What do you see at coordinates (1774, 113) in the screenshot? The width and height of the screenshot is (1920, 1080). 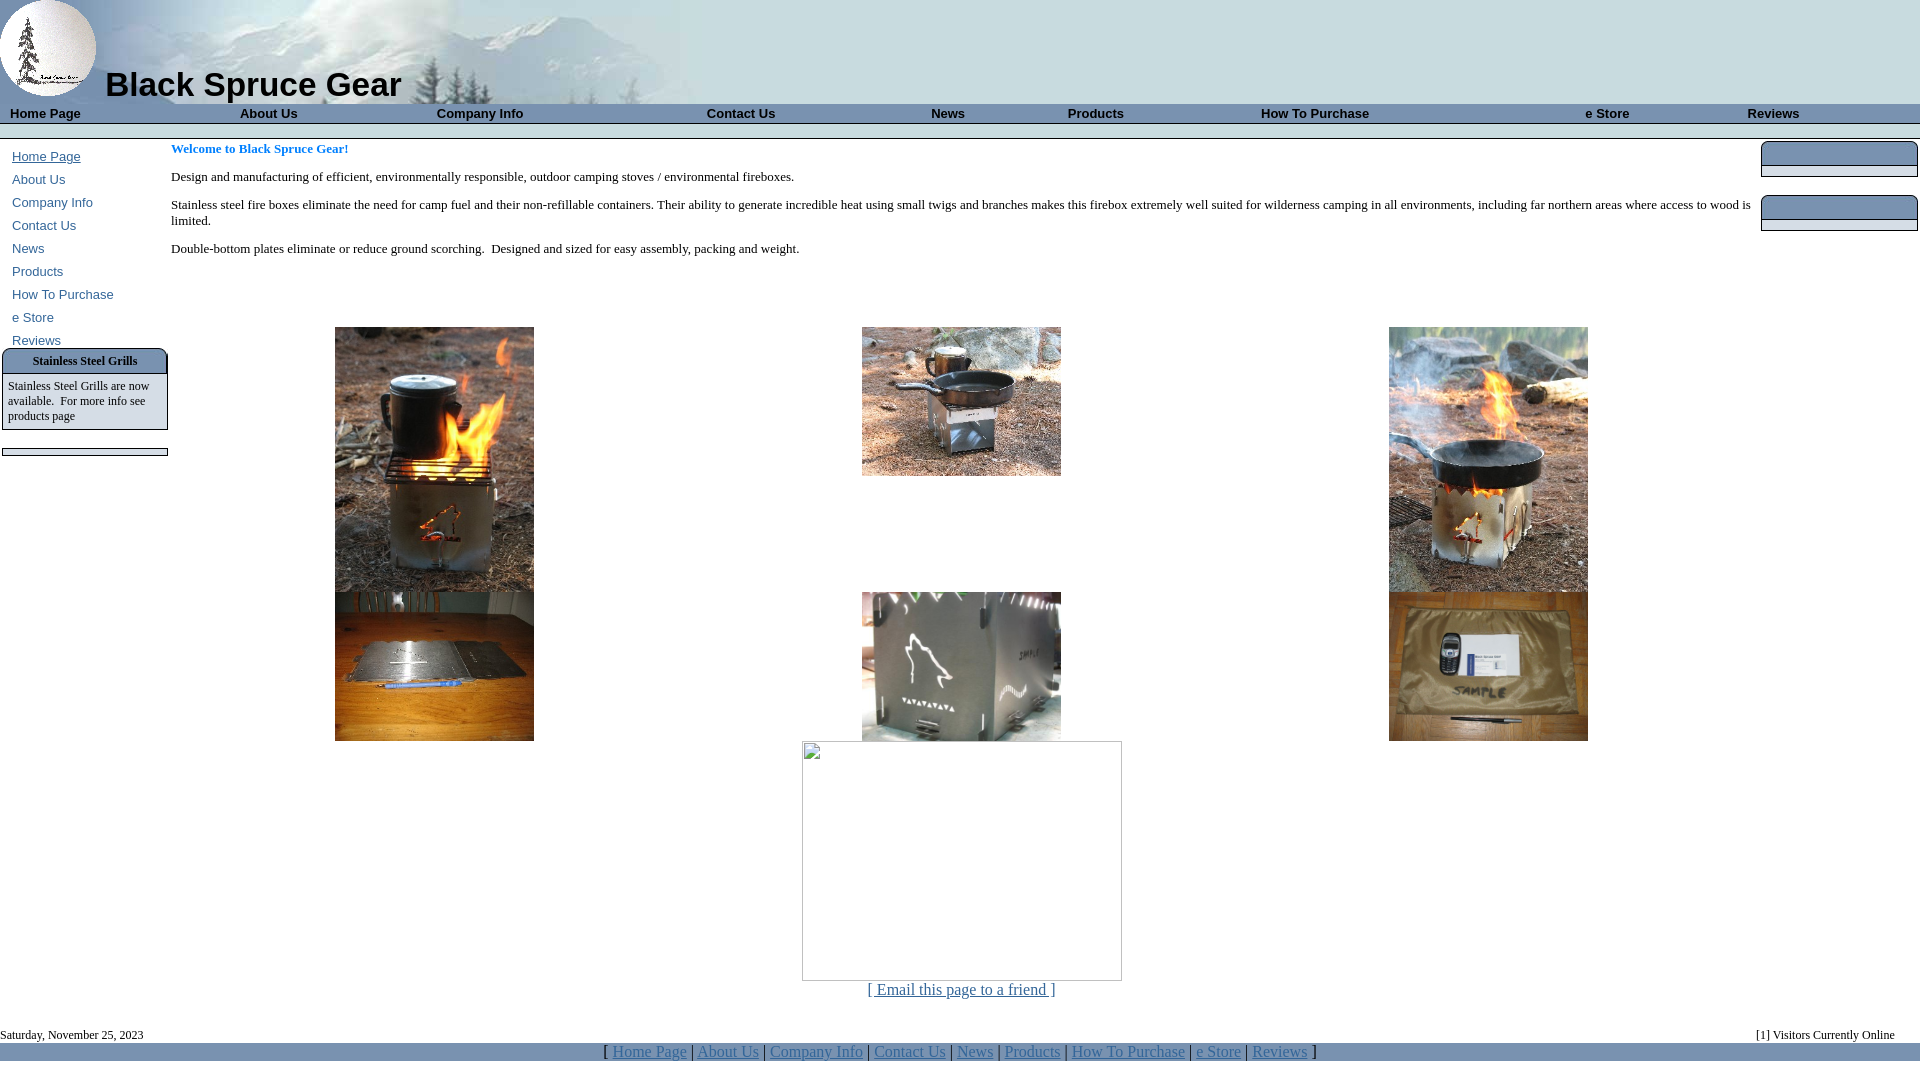 I see `'Reviews'` at bounding box center [1774, 113].